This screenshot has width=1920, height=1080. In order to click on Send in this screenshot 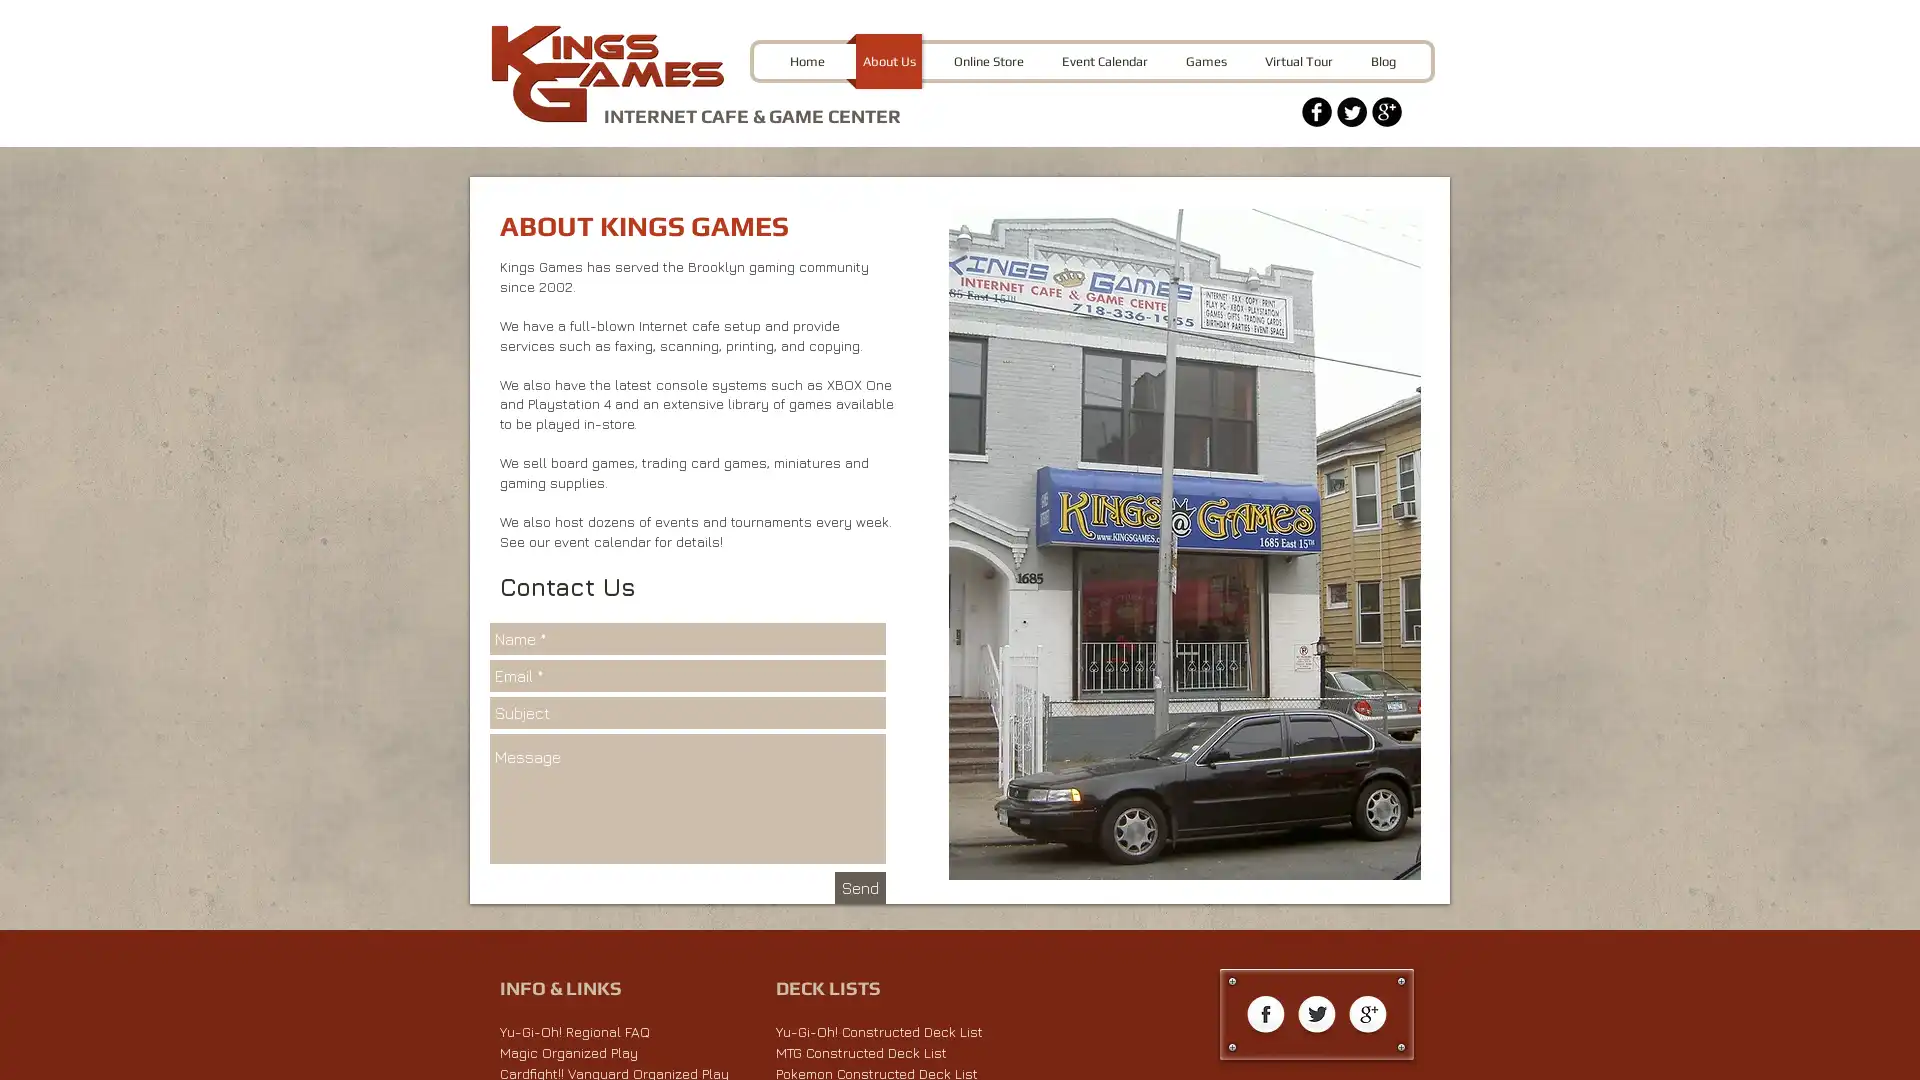, I will do `click(860, 886)`.